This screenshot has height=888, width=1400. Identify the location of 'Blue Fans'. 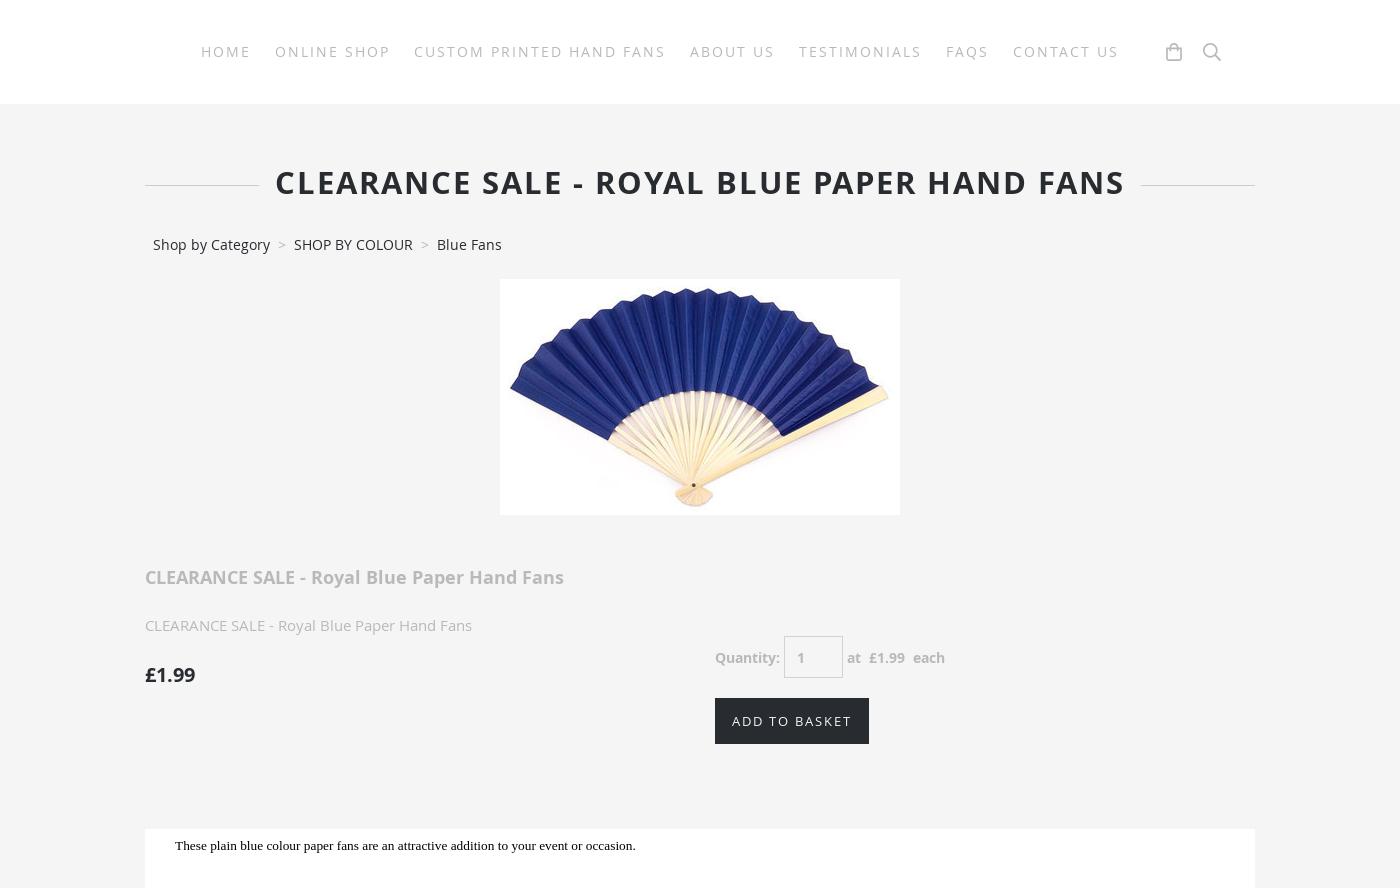
(469, 244).